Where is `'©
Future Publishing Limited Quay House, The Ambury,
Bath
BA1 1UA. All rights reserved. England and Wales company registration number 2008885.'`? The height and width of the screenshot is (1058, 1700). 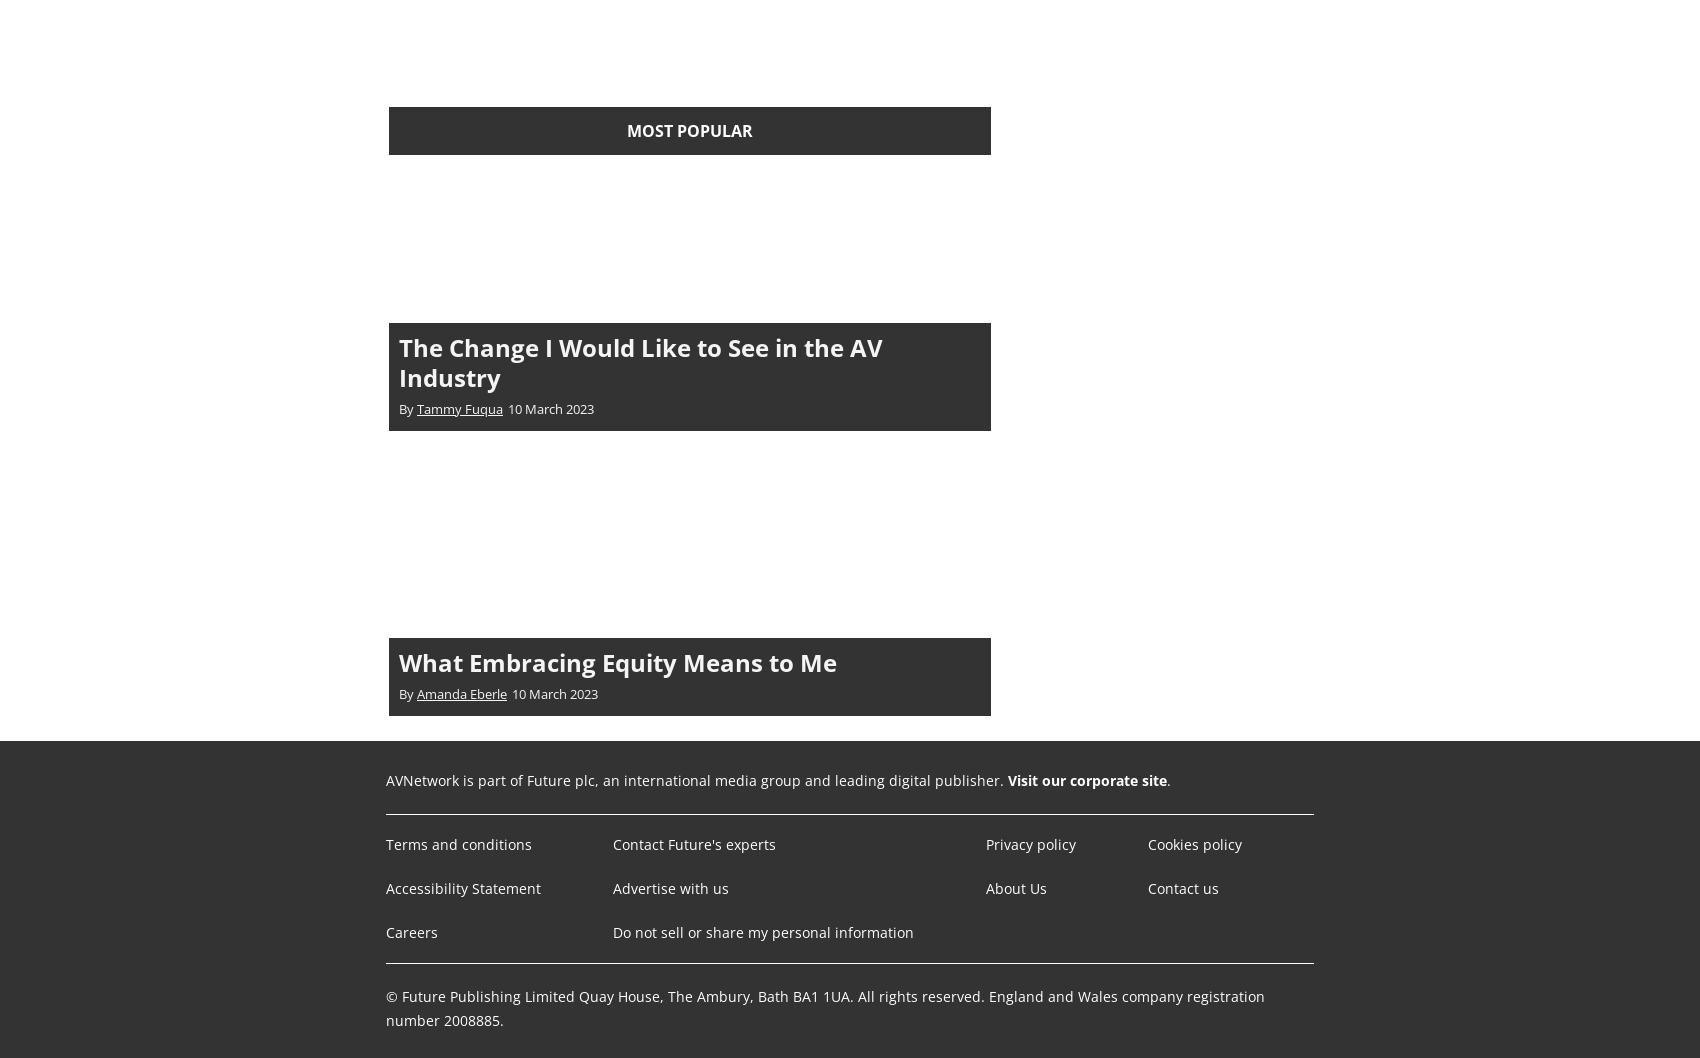
'©
Future Publishing Limited Quay House, The Ambury,
Bath
BA1 1UA. All rights reserved. England and Wales company registration number 2008885.' is located at coordinates (385, 1006).